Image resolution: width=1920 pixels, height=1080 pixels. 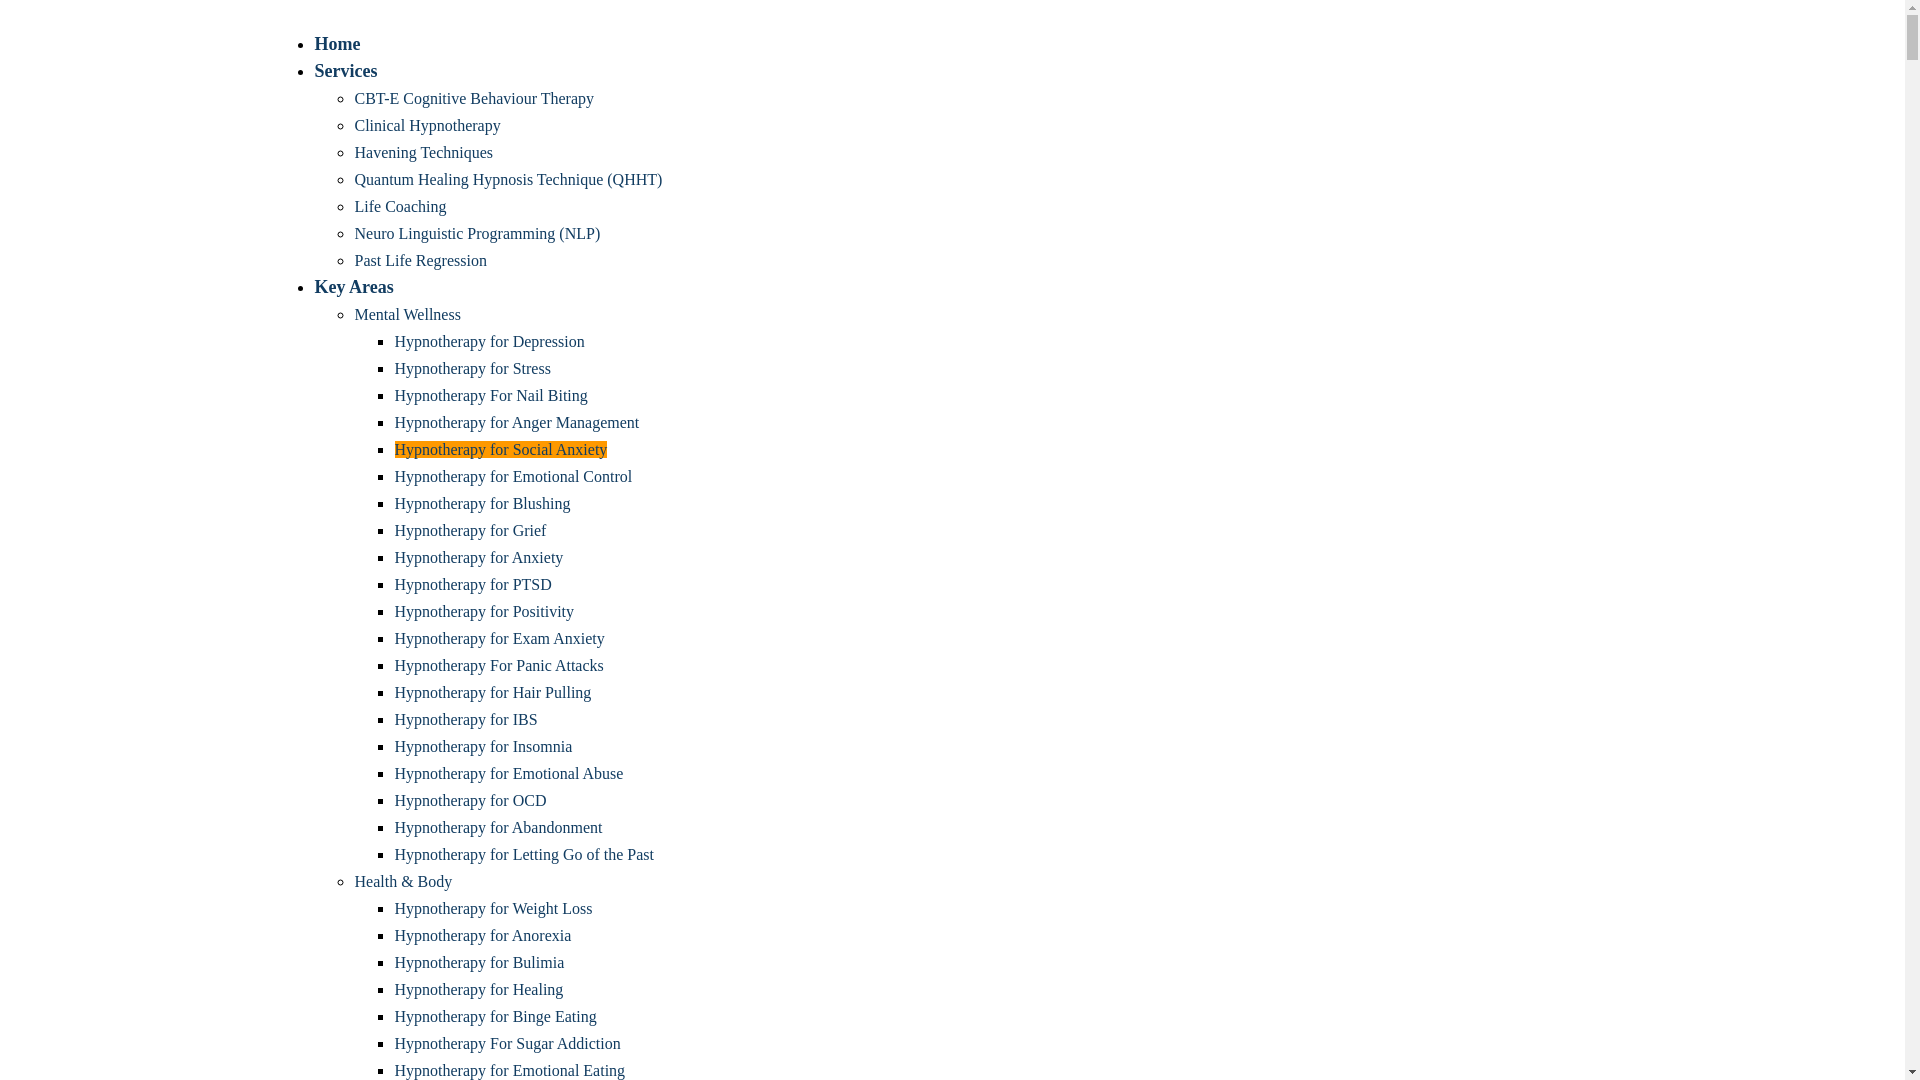 What do you see at coordinates (484, 610) in the screenshot?
I see `'Hypnotherapy for Positivity'` at bounding box center [484, 610].